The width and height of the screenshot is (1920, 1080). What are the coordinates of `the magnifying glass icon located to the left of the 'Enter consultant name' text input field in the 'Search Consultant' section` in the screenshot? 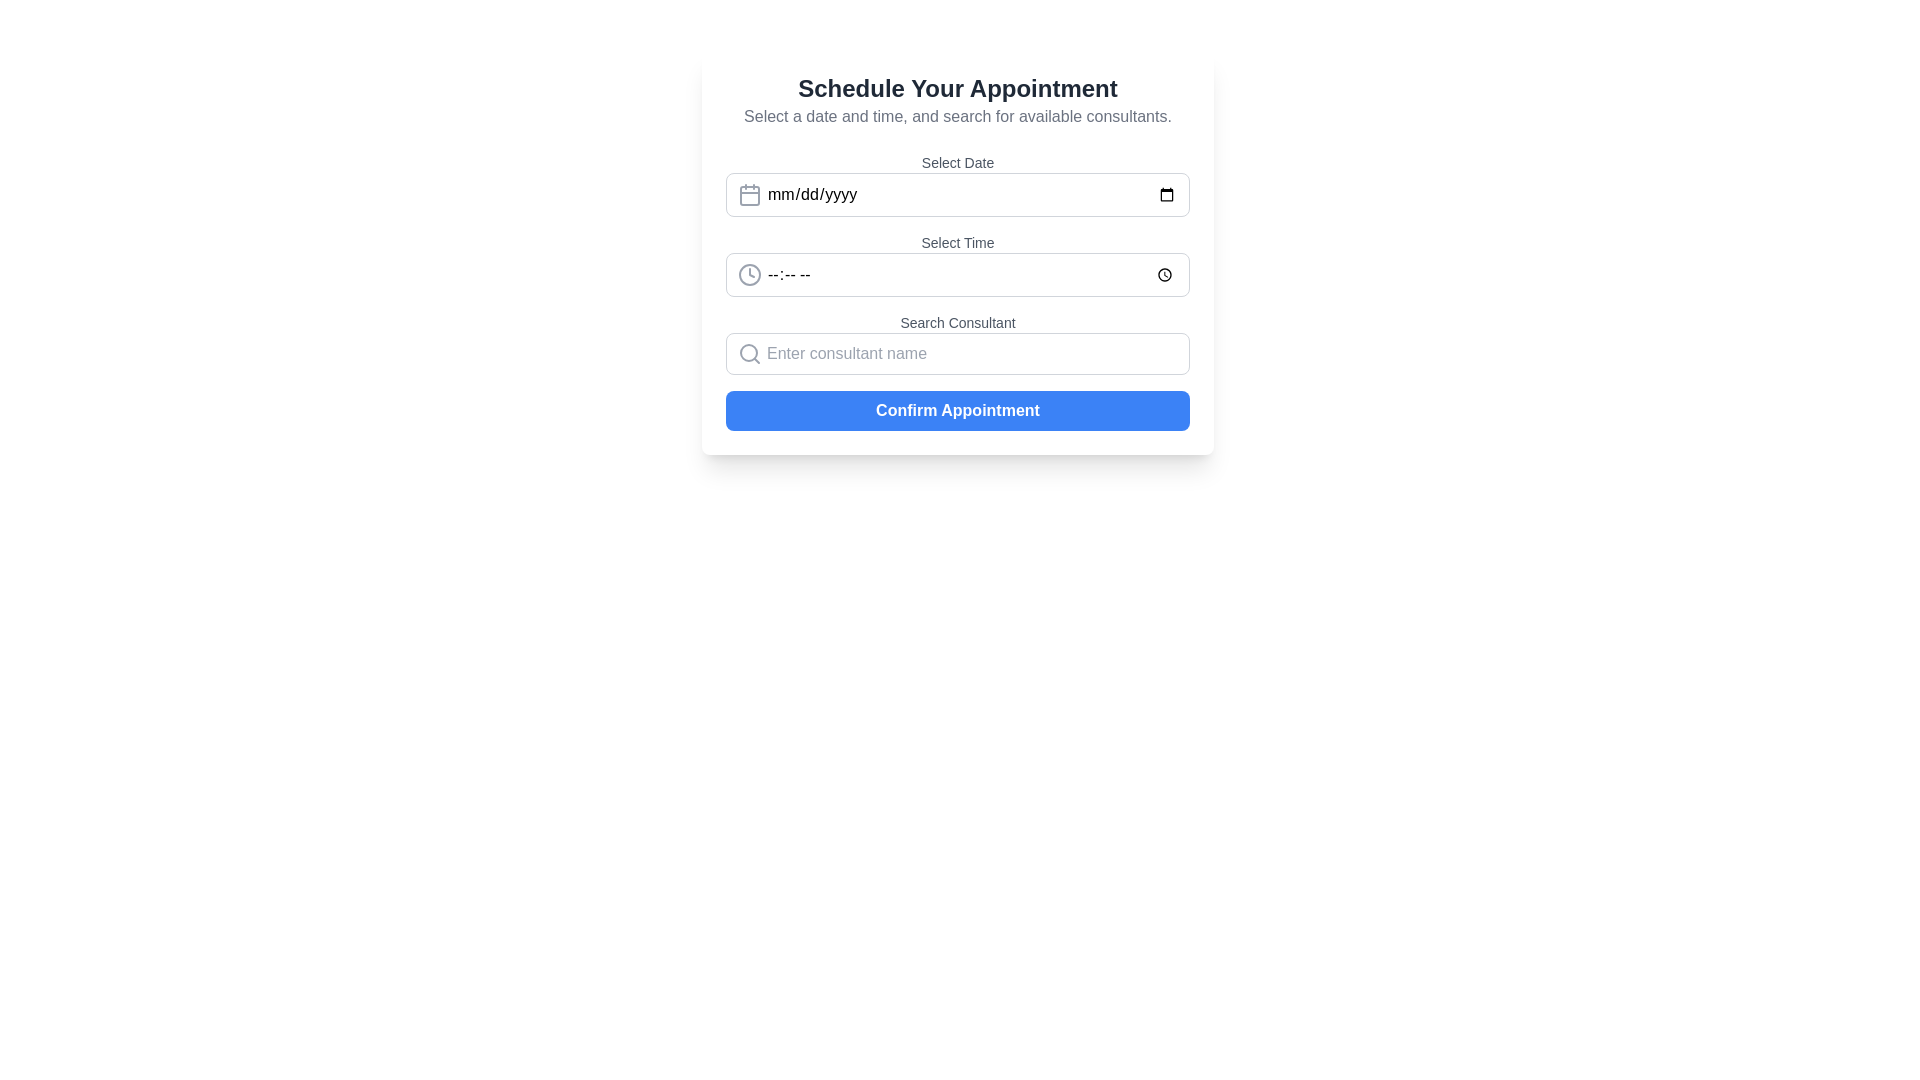 It's located at (748, 353).